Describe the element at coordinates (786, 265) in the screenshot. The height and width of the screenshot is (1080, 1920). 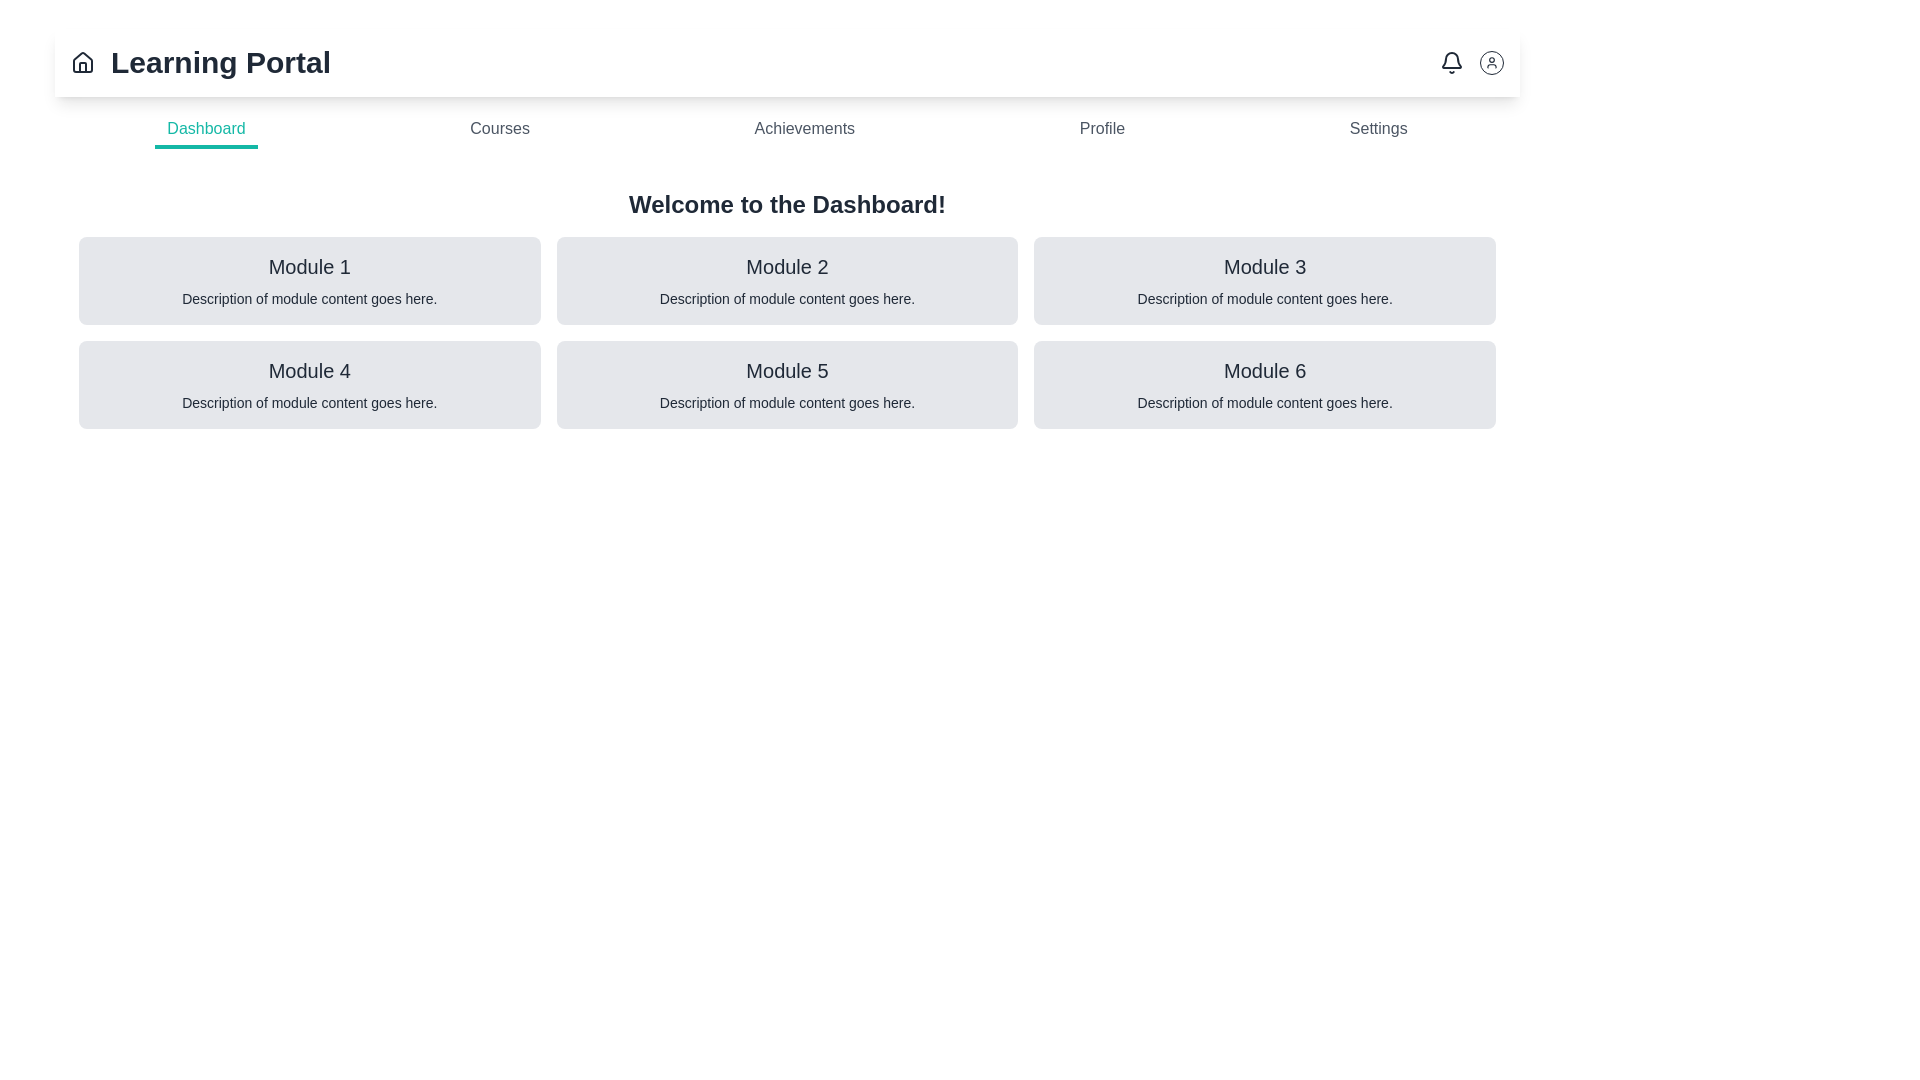
I see `title from the text label located centrally within the second card of the top row, below 'Welcome to the Dashboard!' and adjacent to 'Module 1' and 'Module 3'` at that location.